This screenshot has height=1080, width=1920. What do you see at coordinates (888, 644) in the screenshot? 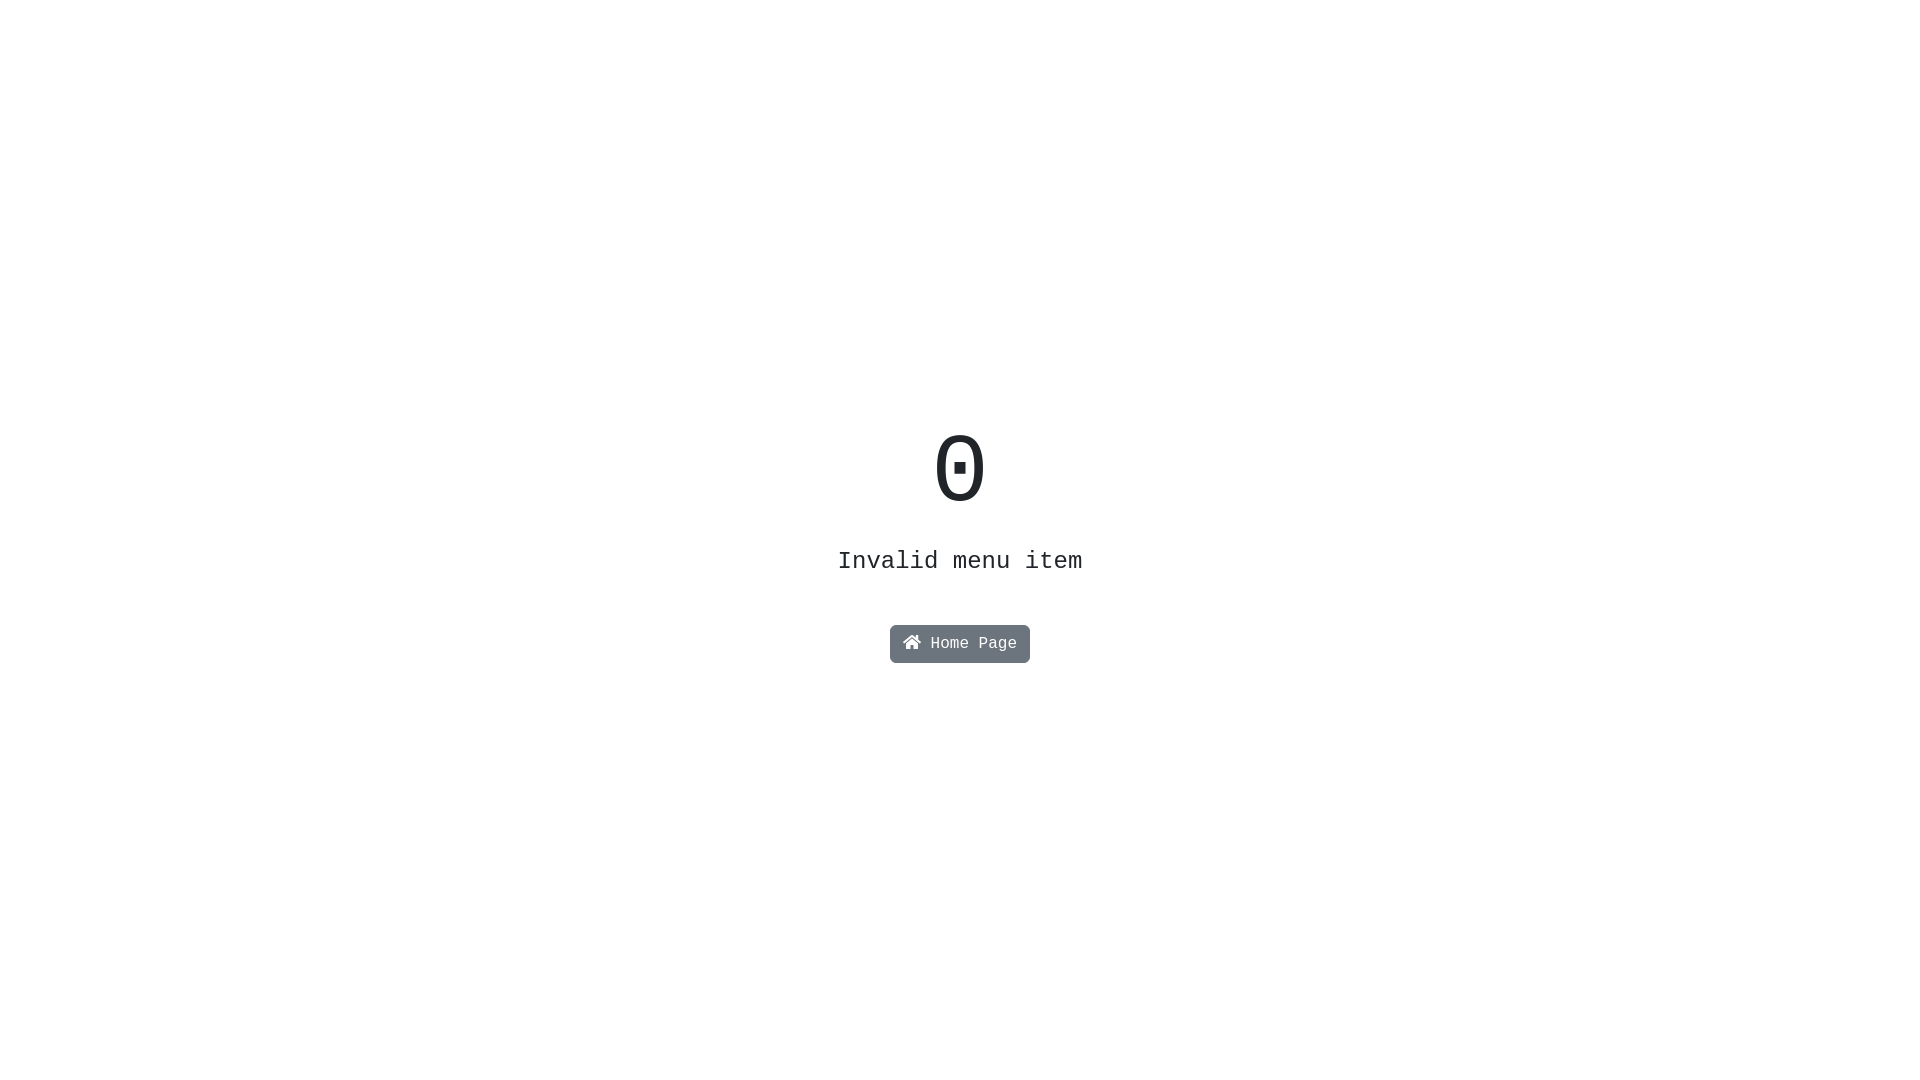
I see `'Home Page'` at bounding box center [888, 644].